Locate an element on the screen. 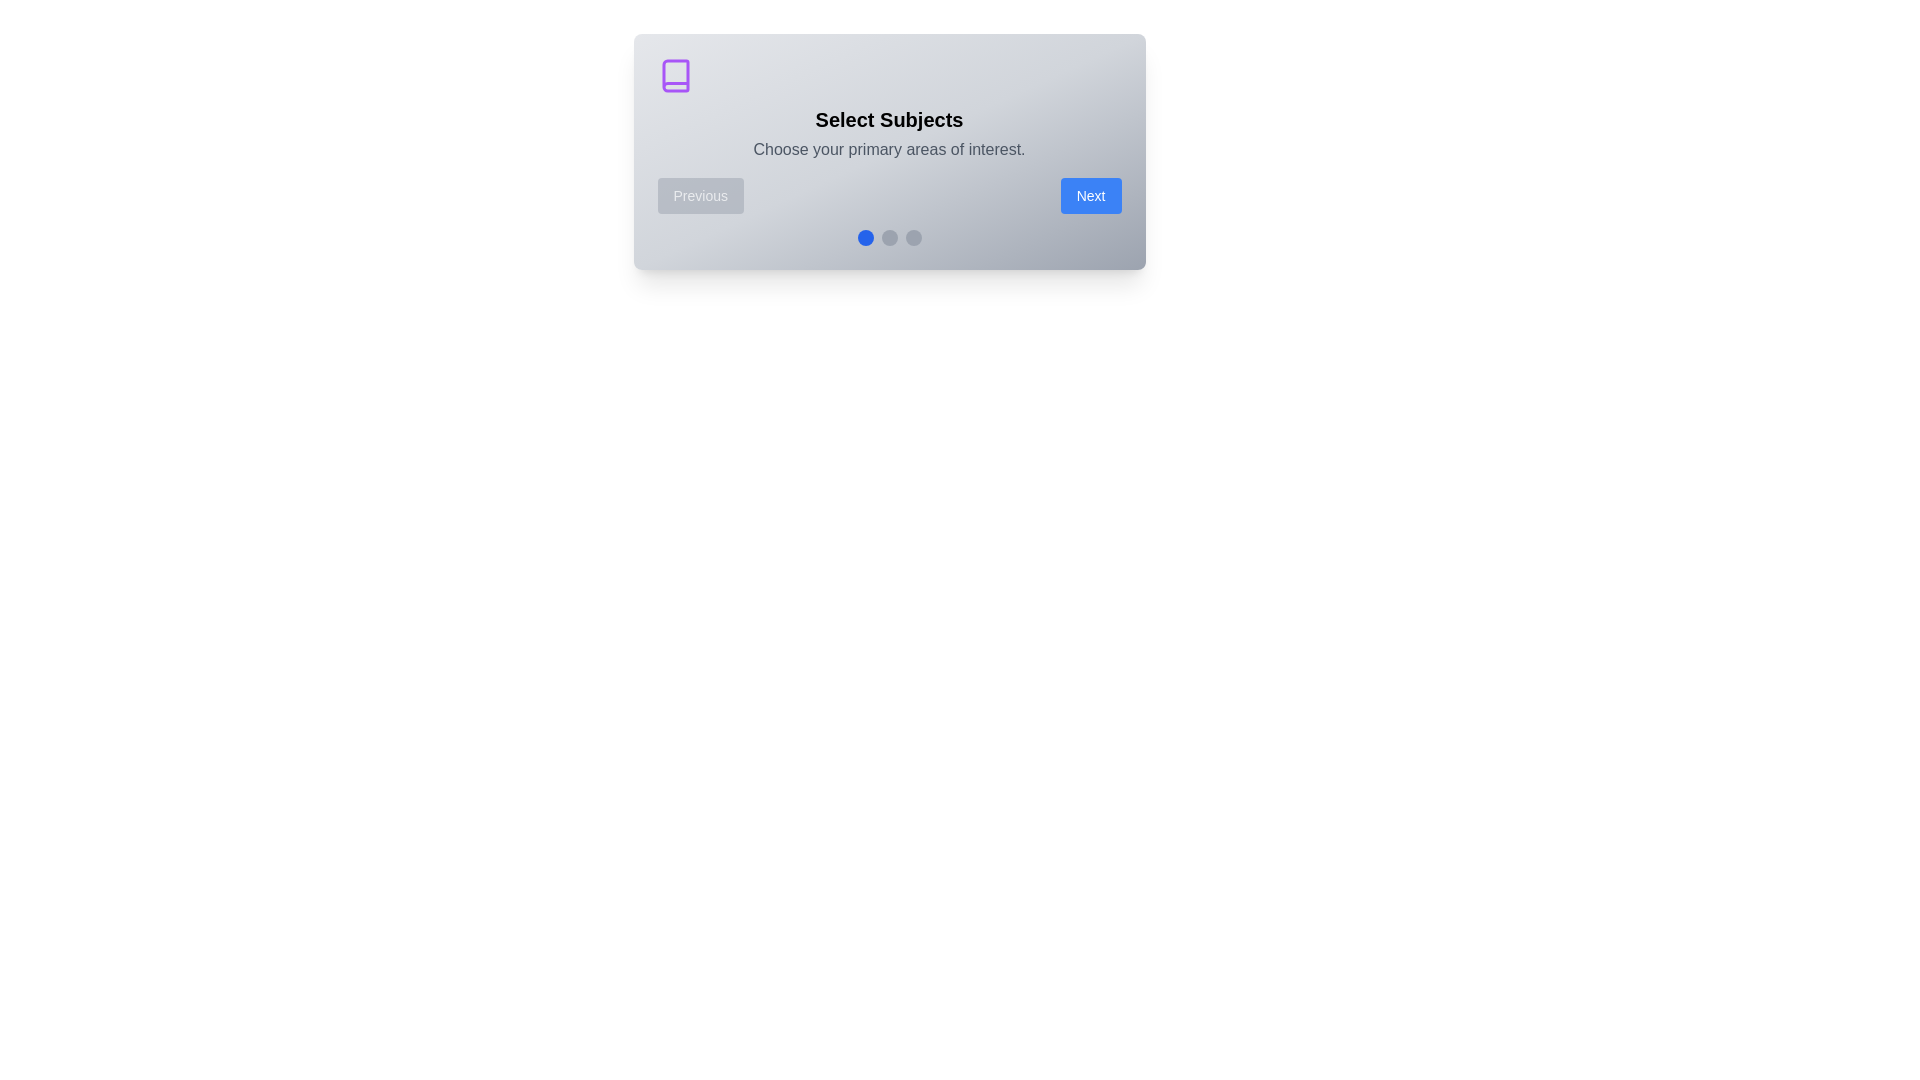 Image resolution: width=1920 pixels, height=1080 pixels. the 'Next' button to navigate to the next step is located at coordinates (1090, 196).